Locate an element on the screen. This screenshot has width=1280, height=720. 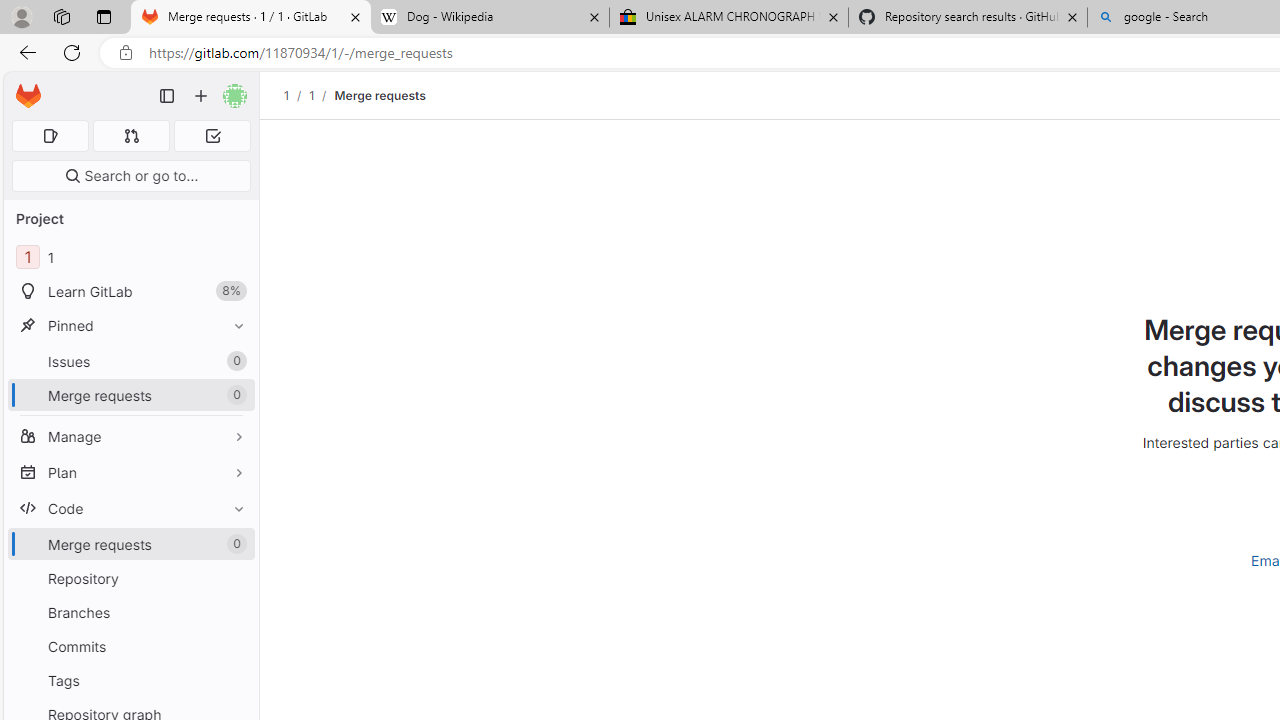
'Skip to main content' is located at coordinates (23, 86).